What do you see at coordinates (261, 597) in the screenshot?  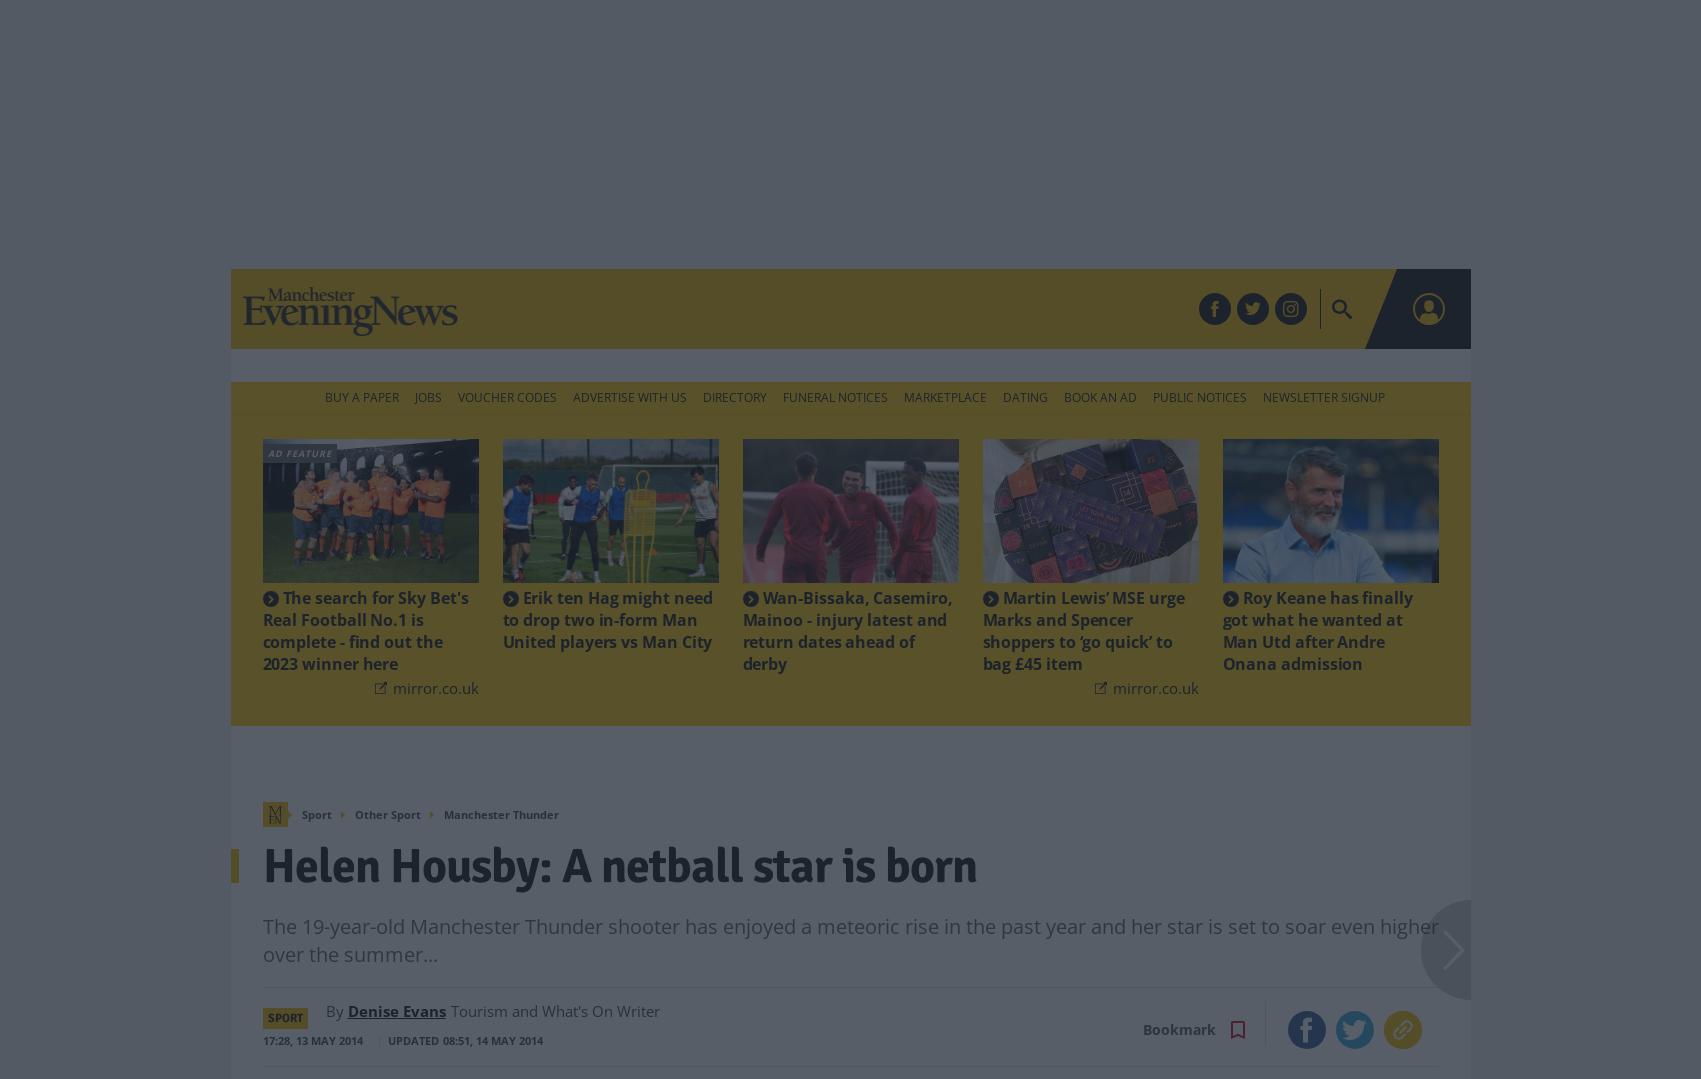 I see `'The search for Sky Bet's Real Football No.1 is complete - find out the 2023 winner here'` at bounding box center [261, 597].